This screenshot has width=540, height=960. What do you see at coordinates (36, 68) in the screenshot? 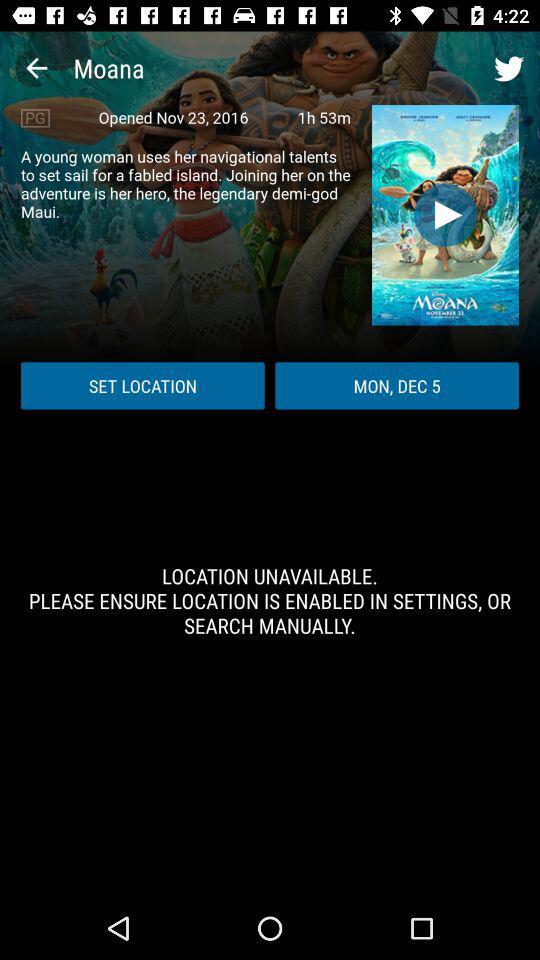
I see `the item above opened nov 23` at bounding box center [36, 68].